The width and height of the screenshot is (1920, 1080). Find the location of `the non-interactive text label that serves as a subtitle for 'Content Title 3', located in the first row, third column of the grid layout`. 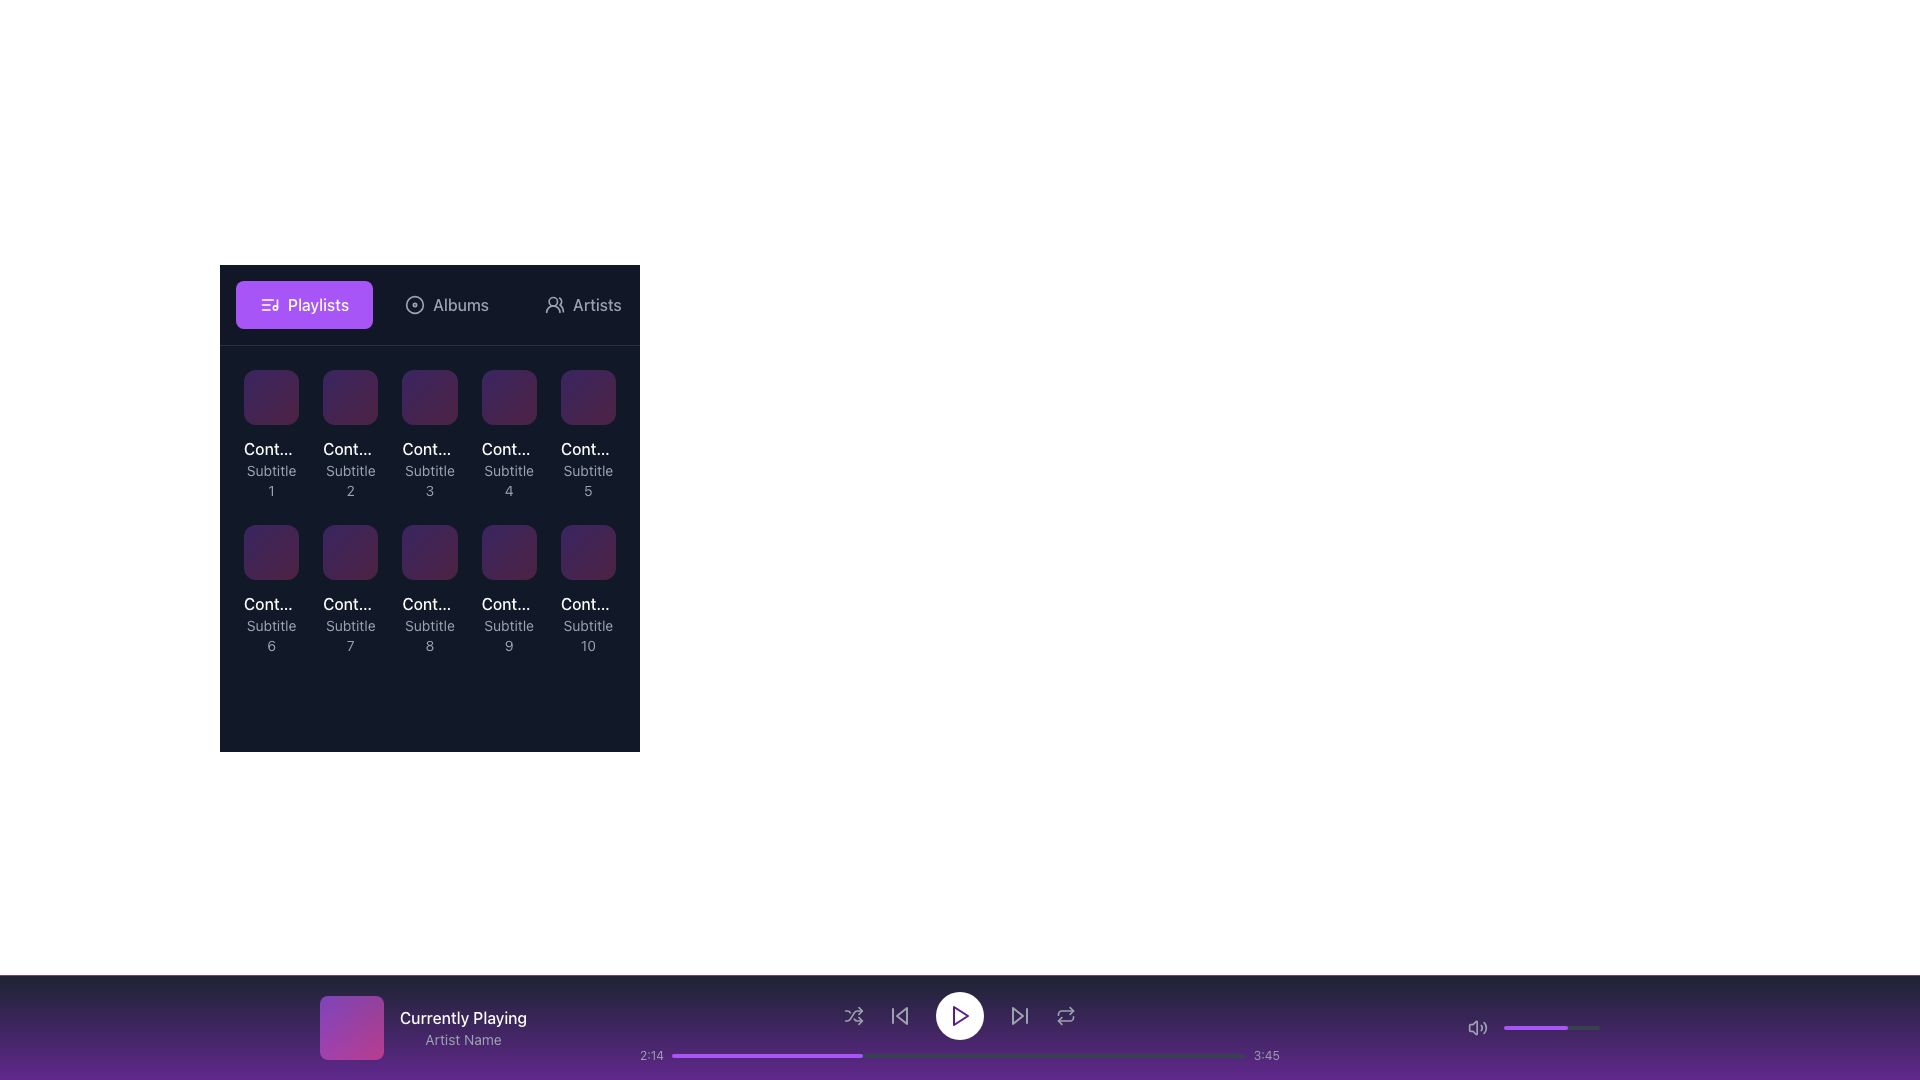

the non-interactive text label that serves as a subtitle for 'Content Title 3', located in the first row, third column of the grid layout is located at coordinates (429, 481).